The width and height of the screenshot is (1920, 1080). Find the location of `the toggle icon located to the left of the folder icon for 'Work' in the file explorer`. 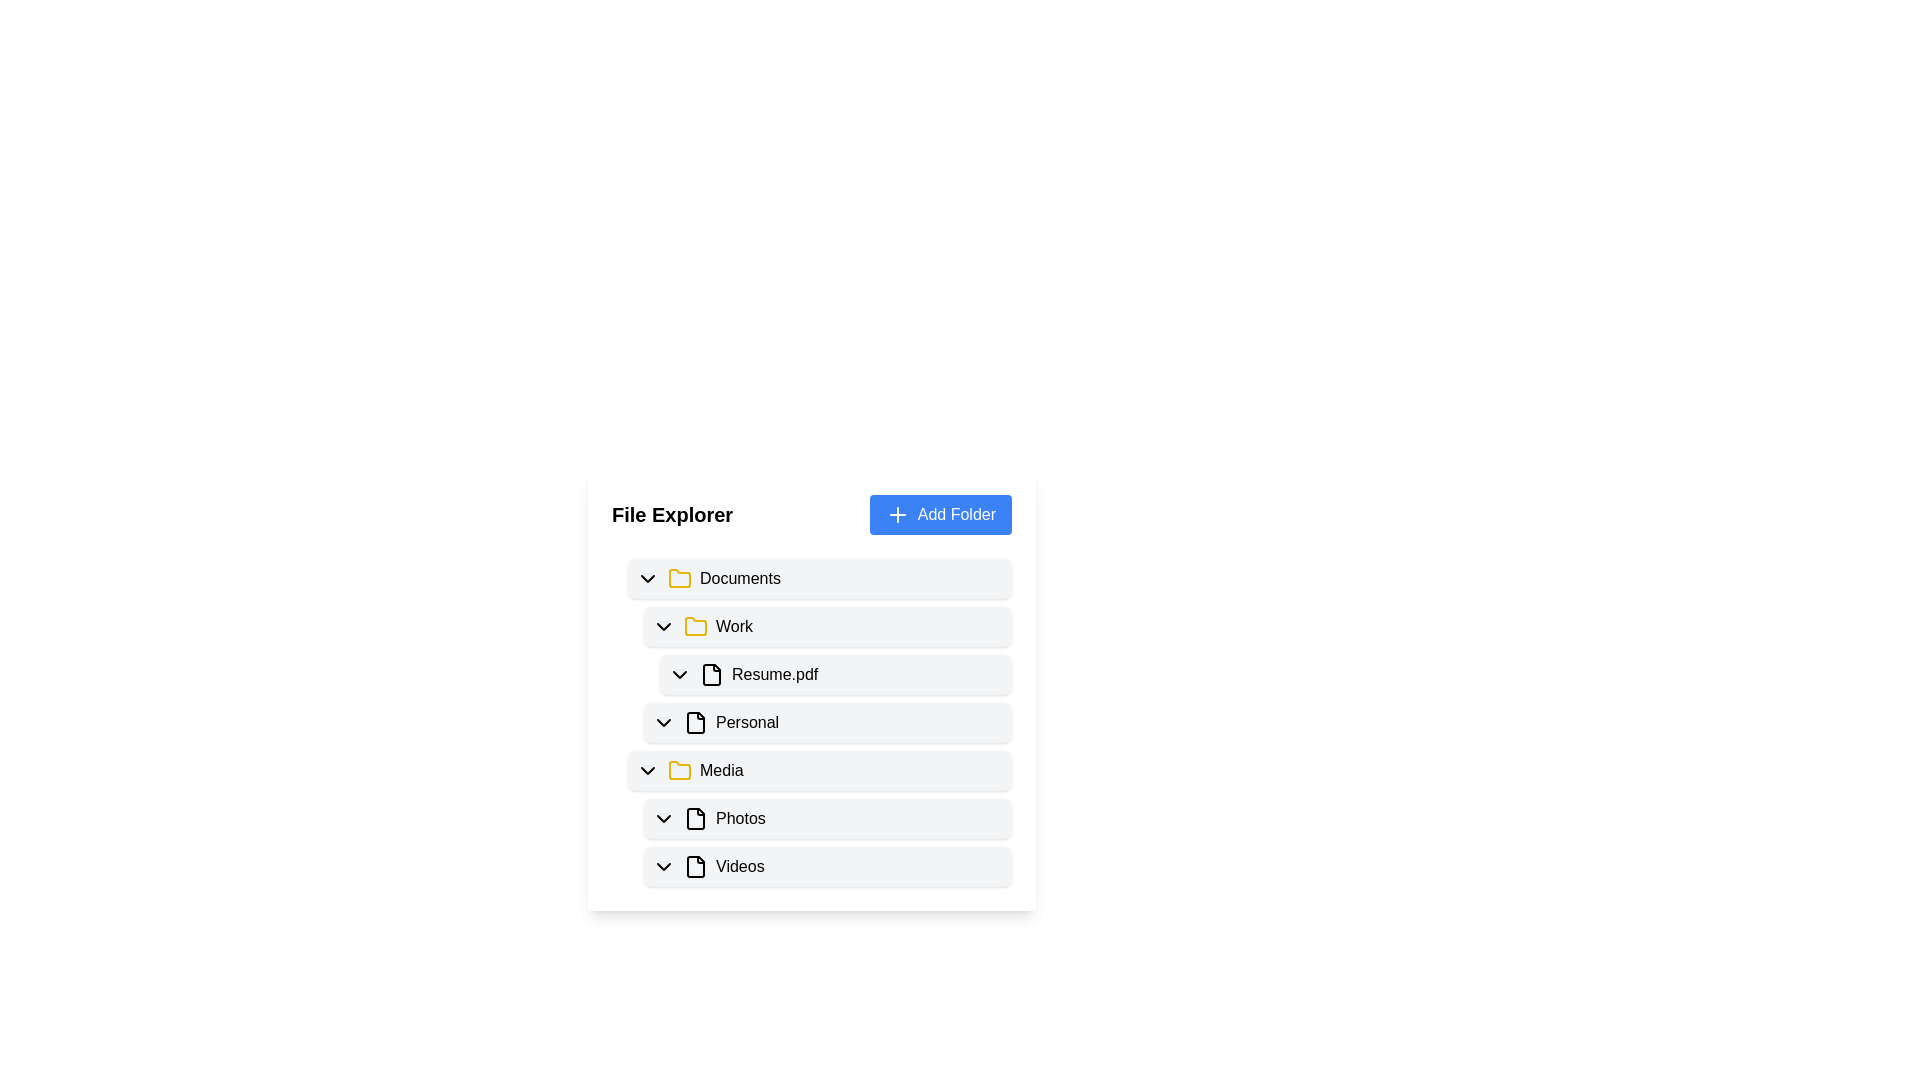

the toggle icon located to the left of the folder icon for 'Work' in the file explorer is located at coordinates (663, 626).